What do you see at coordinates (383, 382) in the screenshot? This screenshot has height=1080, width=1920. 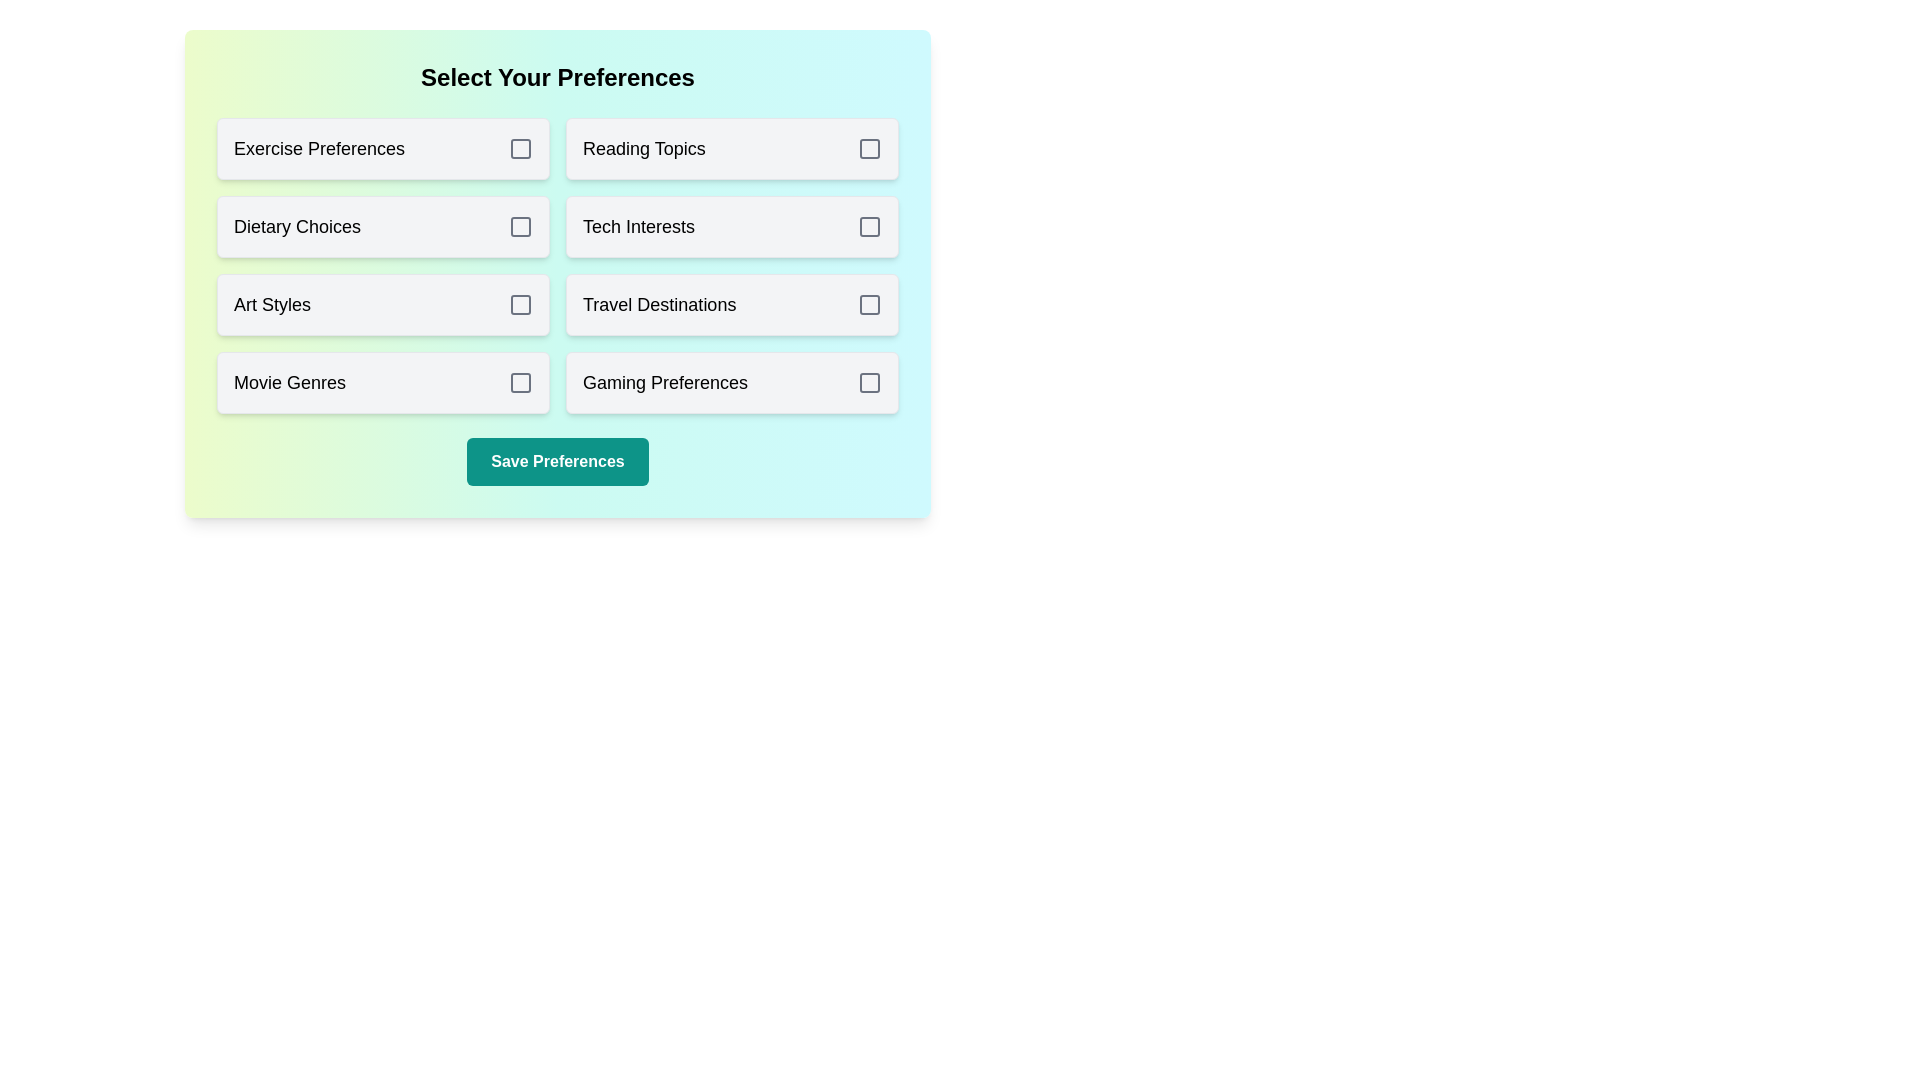 I see `the option Movie Genres to observe its hover effect` at bounding box center [383, 382].